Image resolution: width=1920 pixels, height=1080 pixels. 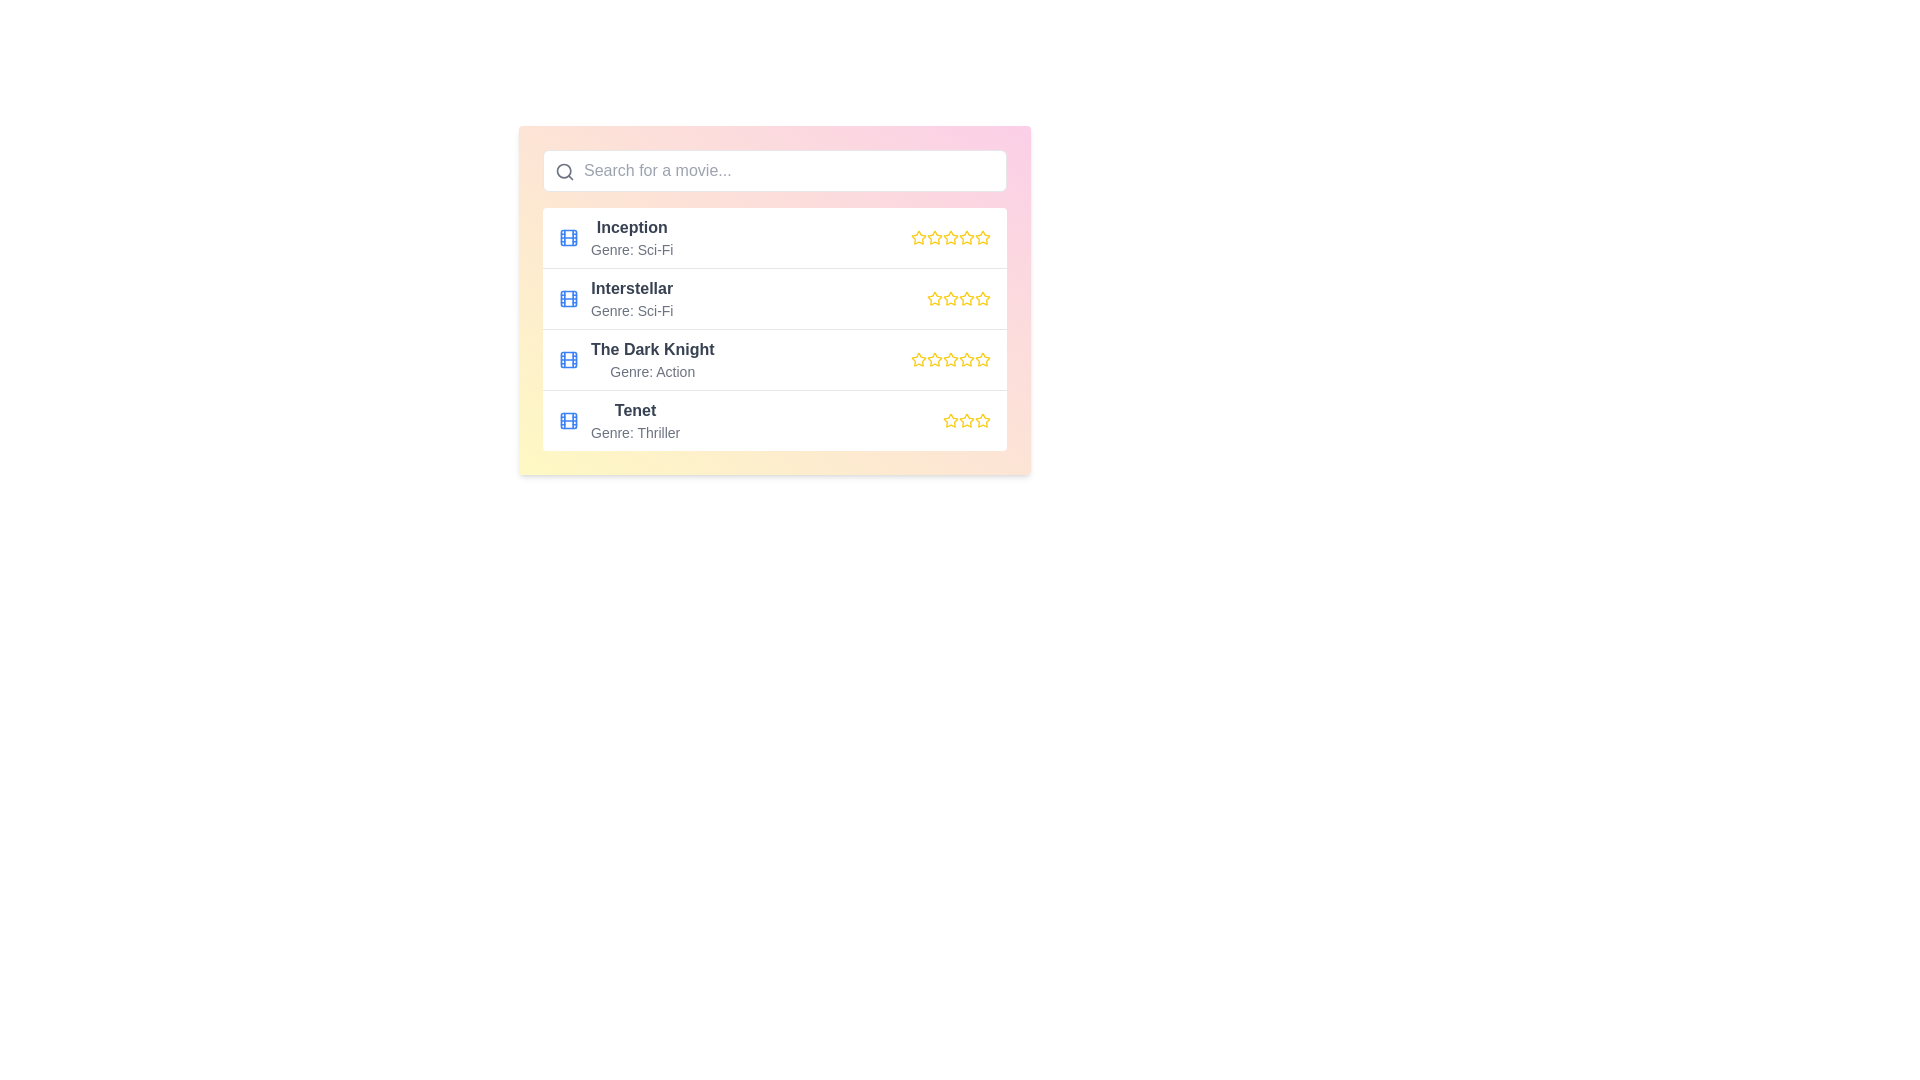 What do you see at coordinates (966, 419) in the screenshot?
I see `the last star` at bounding box center [966, 419].